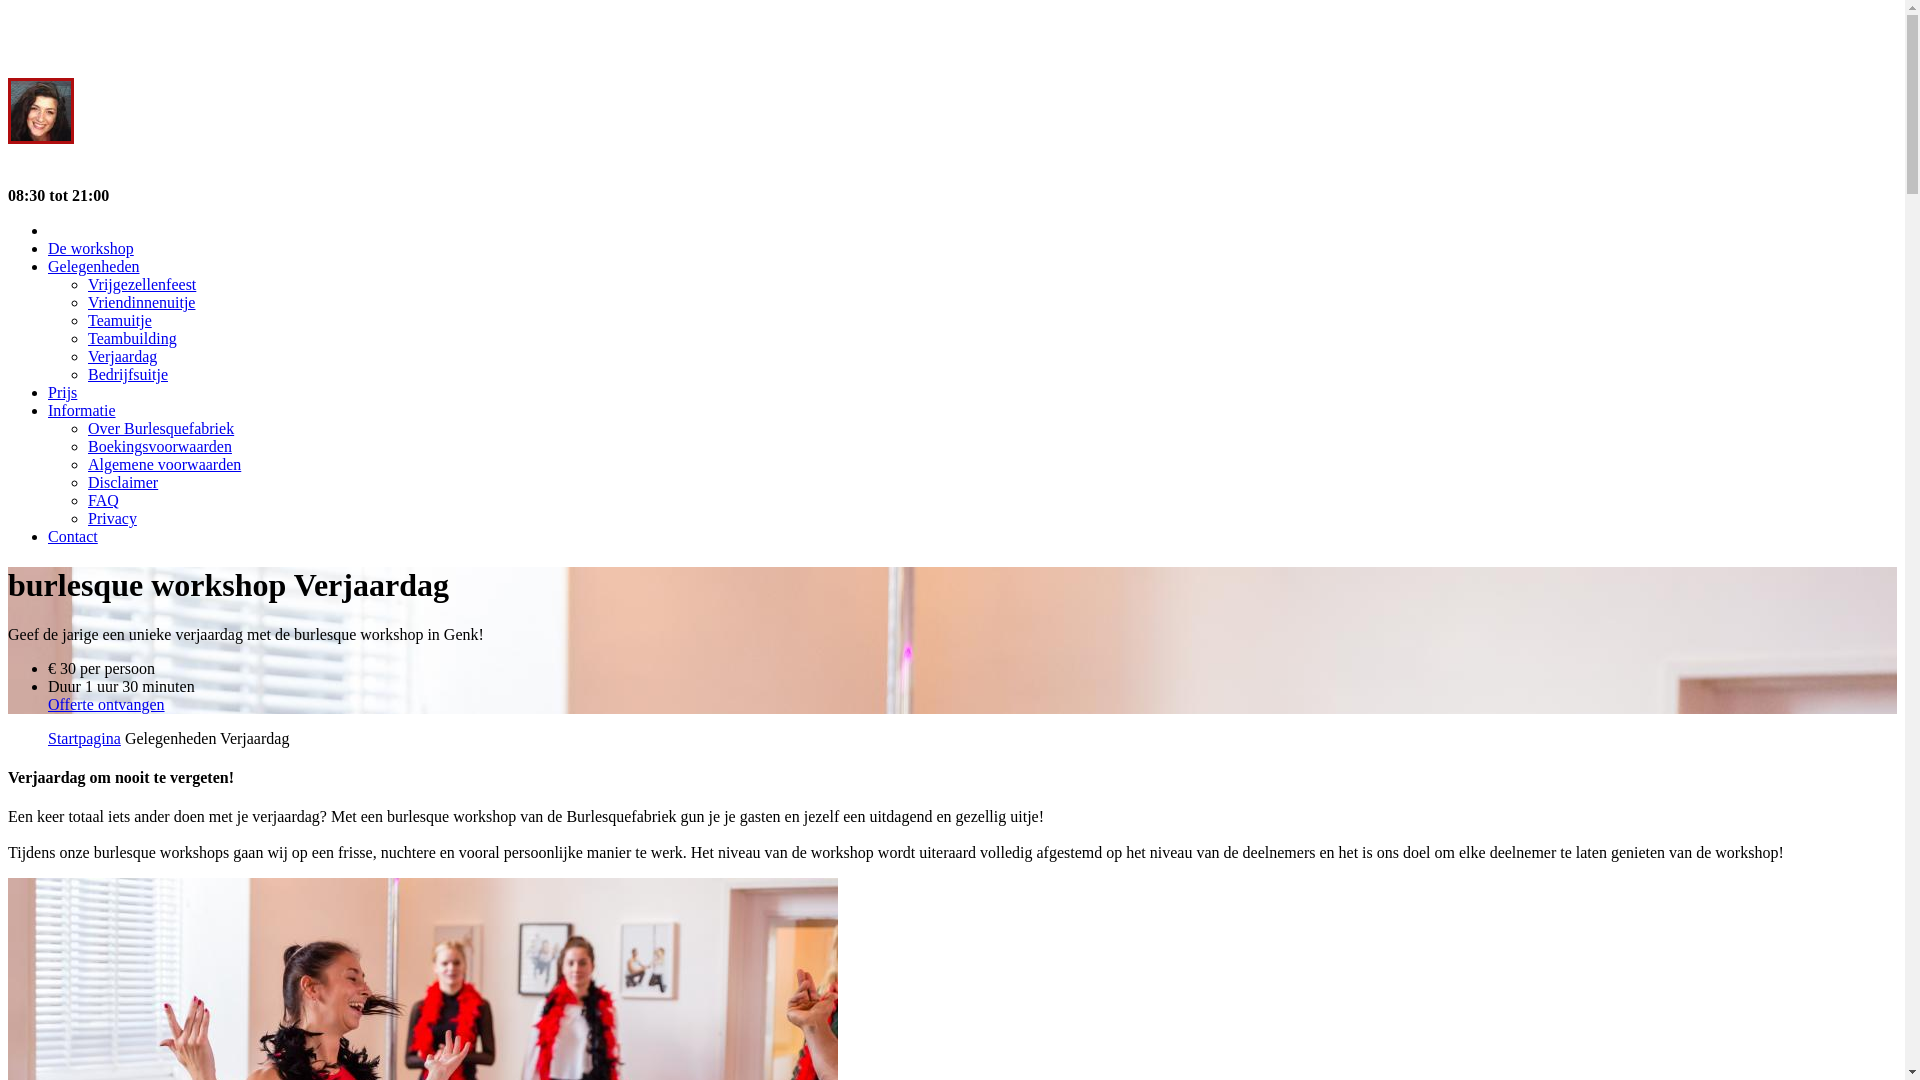  What do you see at coordinates (105, 703) in the screenshot?
I see `'Offerte ontvangen'` at bounding box center [105, 703].